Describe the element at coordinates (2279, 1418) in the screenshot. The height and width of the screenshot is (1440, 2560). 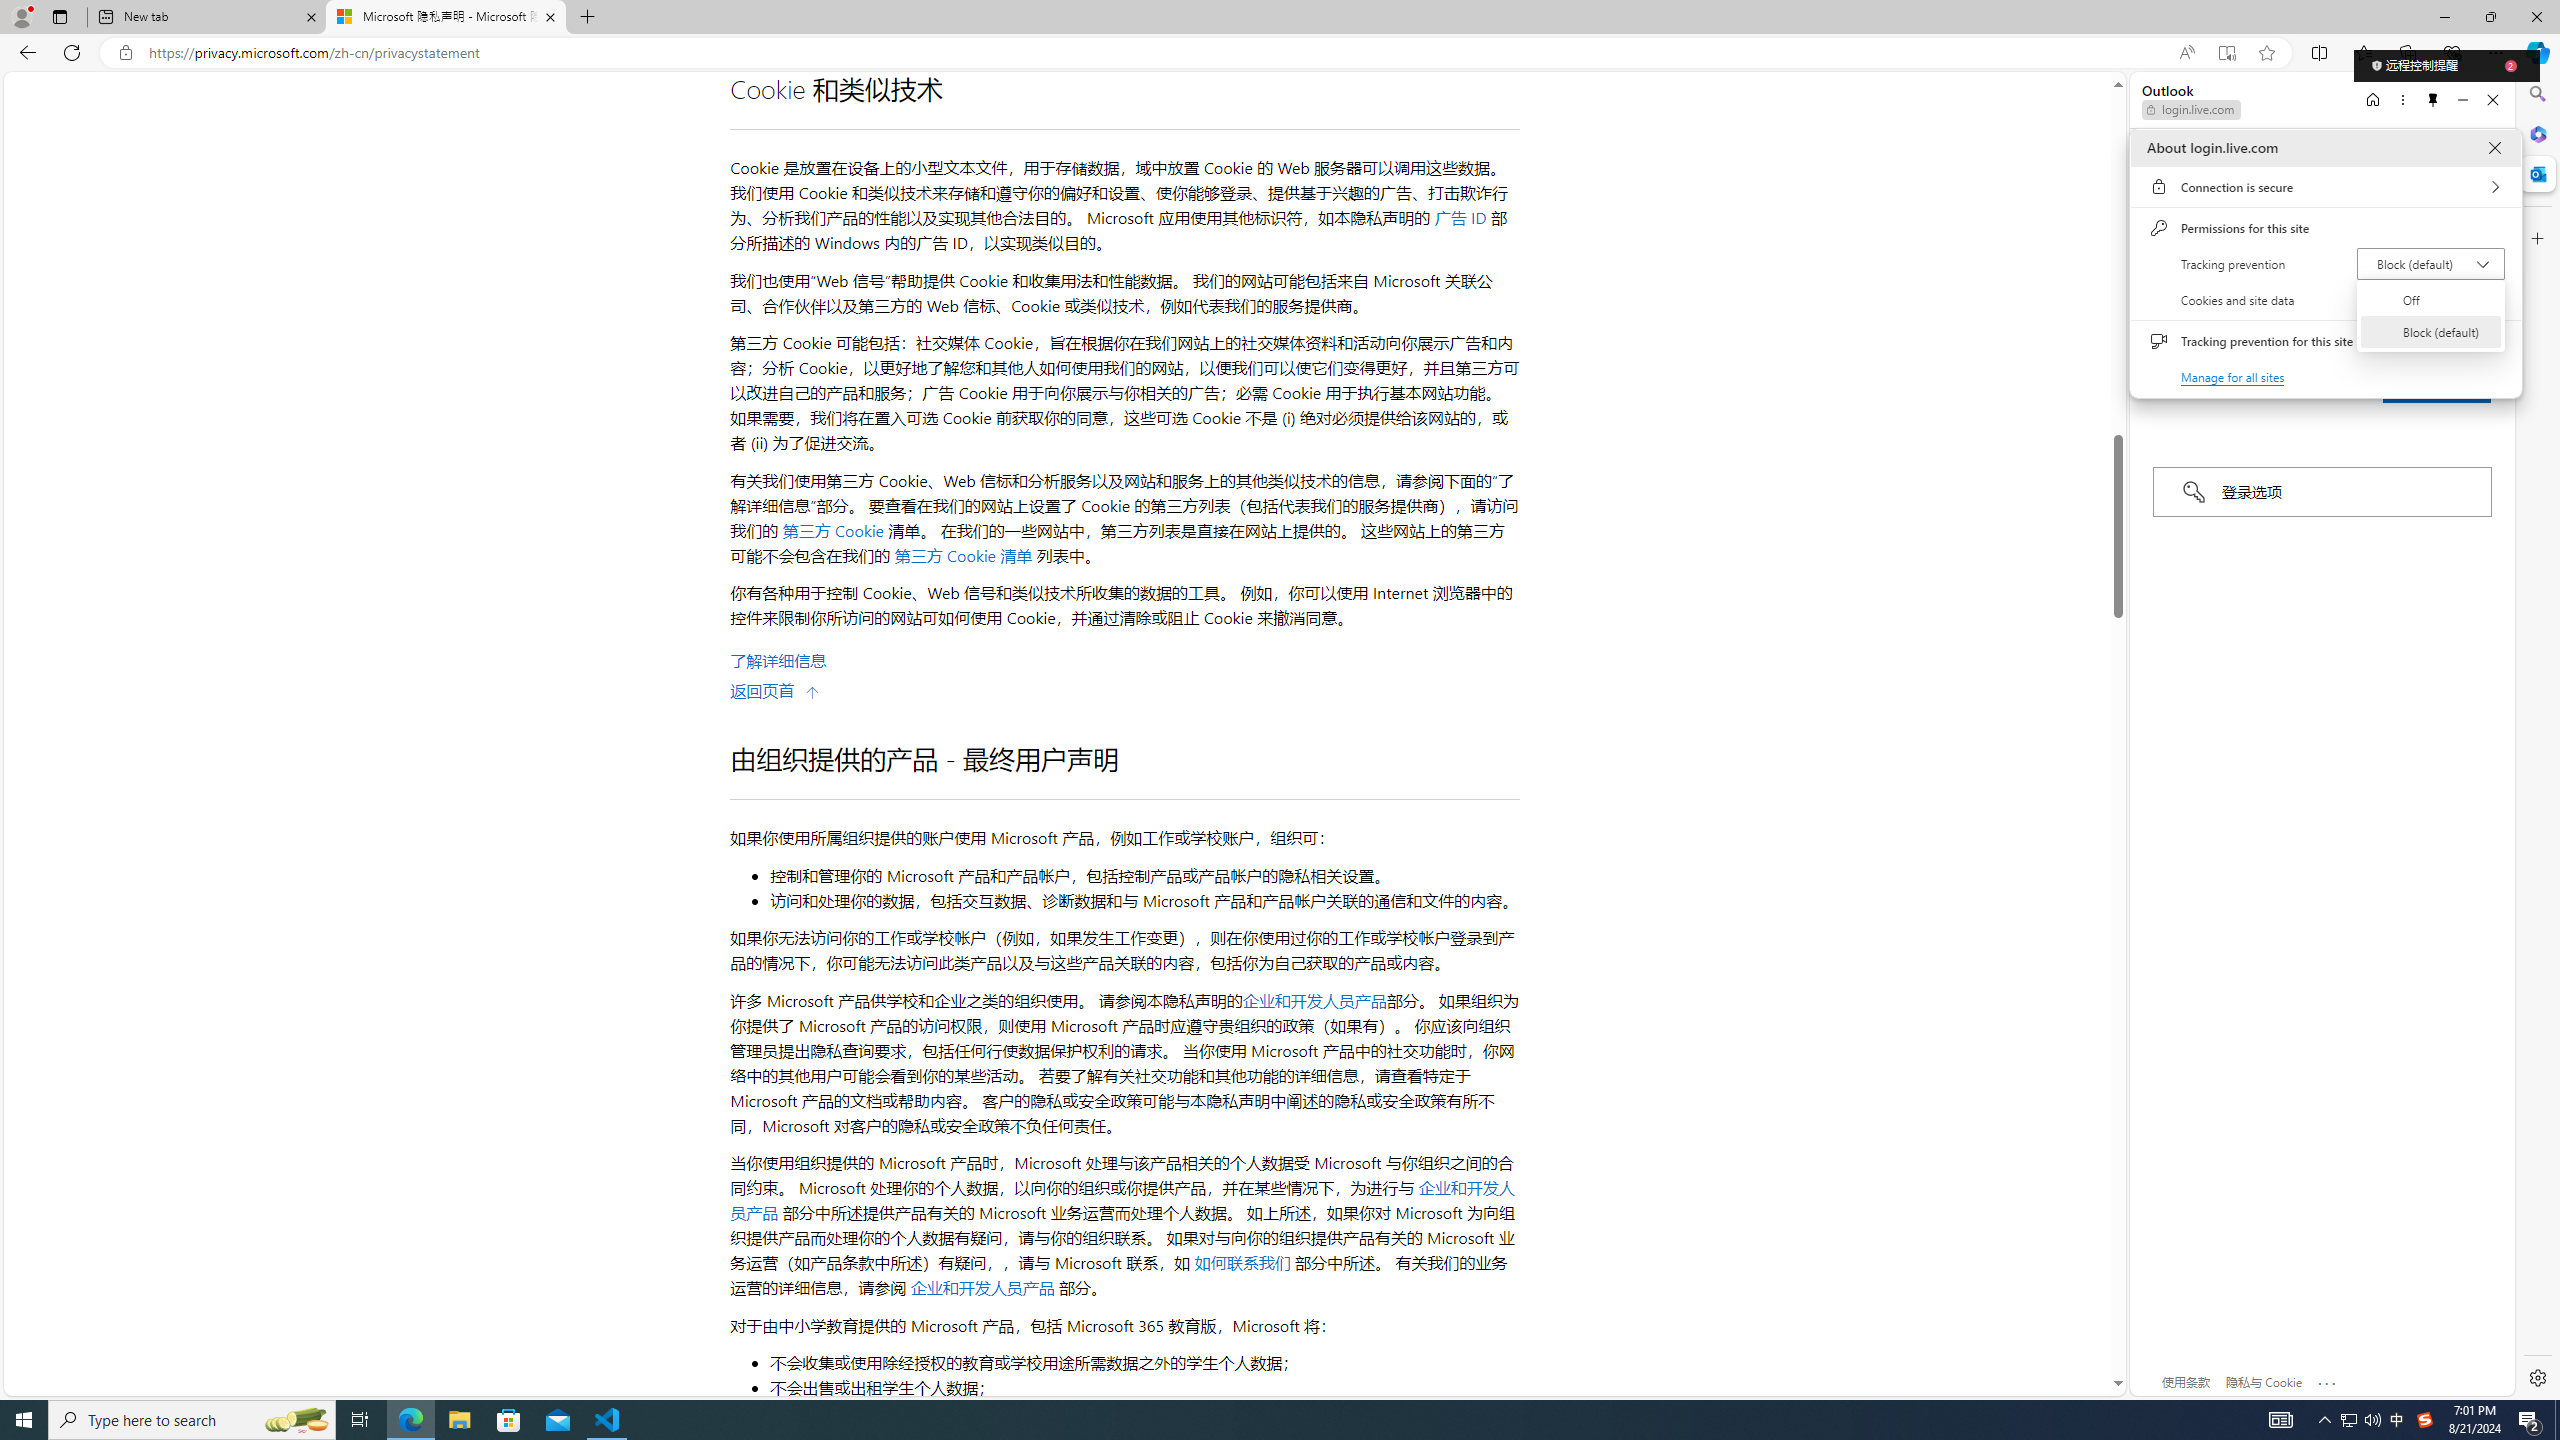
I see `'AutomationID: 4105'` at that location.